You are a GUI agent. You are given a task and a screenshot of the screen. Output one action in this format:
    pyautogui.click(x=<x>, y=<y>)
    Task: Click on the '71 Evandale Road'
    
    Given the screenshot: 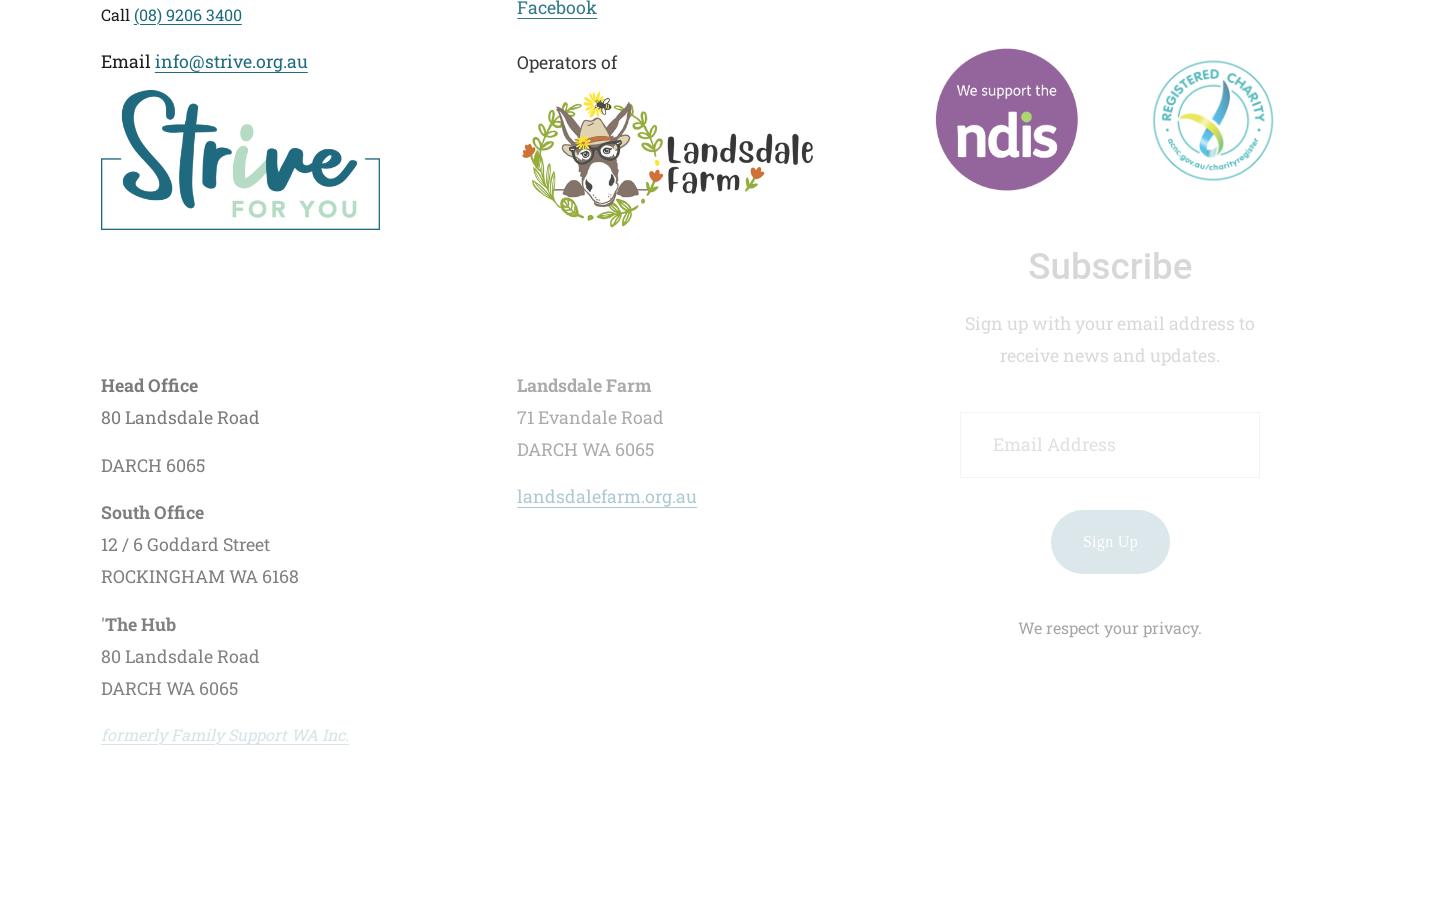 What is the action you would take?
    pyautogui.click(x=590, y=416)
    